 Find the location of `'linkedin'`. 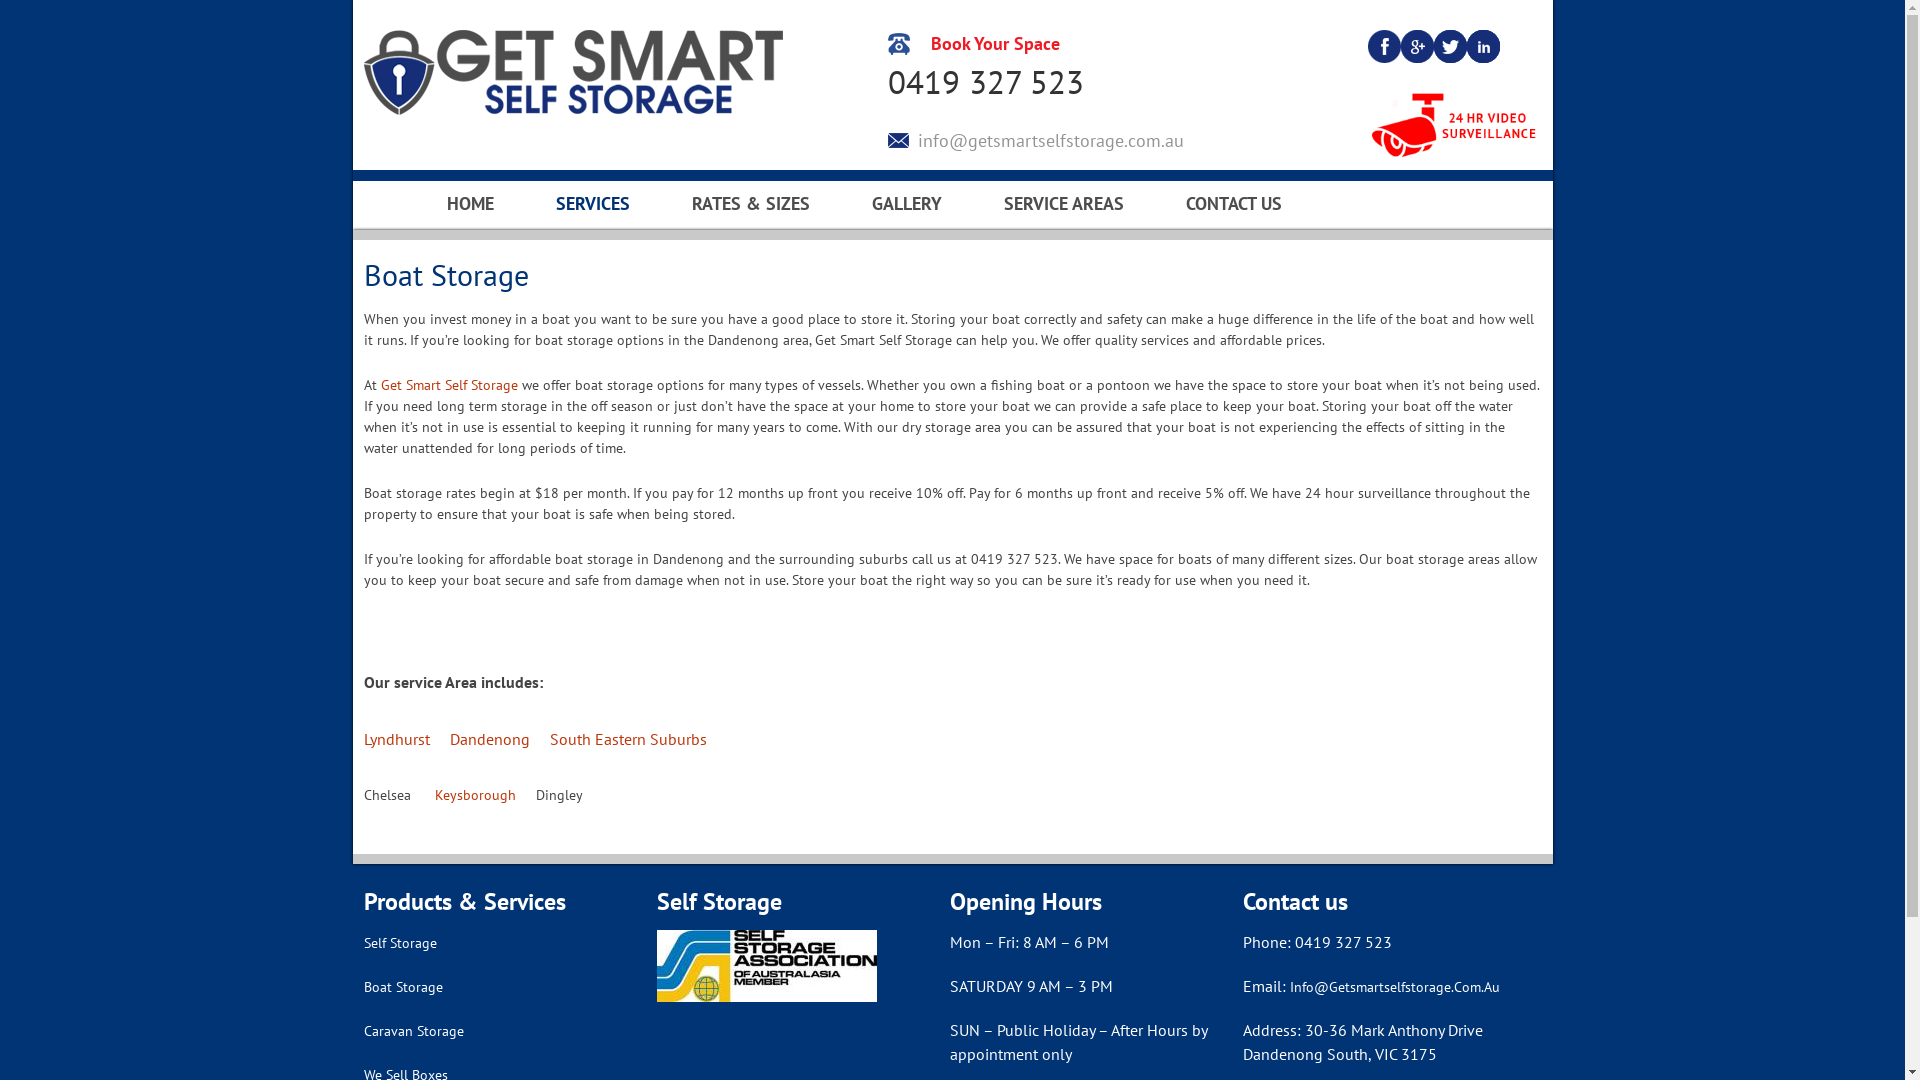

'linkedin' is located at coordinates (1483, 45).